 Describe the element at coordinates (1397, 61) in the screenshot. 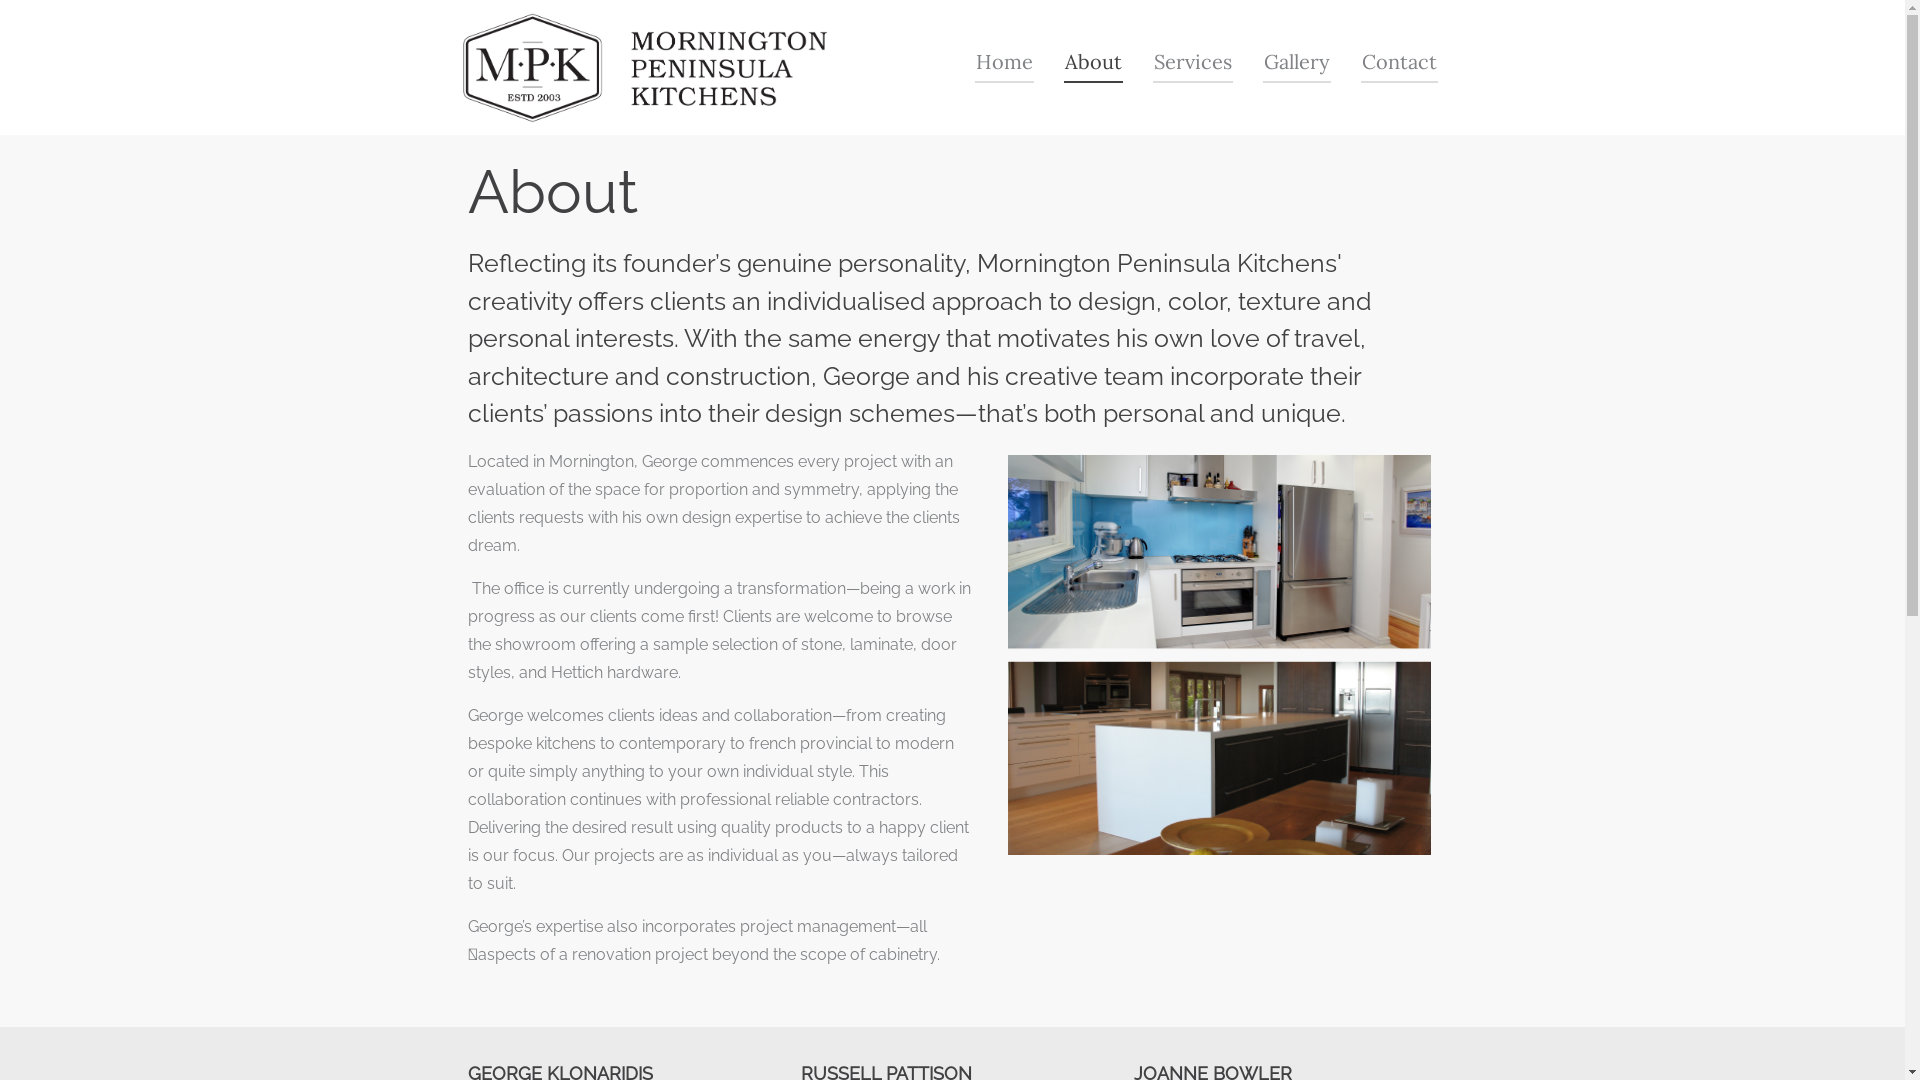

I see `'Contact'` at that location.